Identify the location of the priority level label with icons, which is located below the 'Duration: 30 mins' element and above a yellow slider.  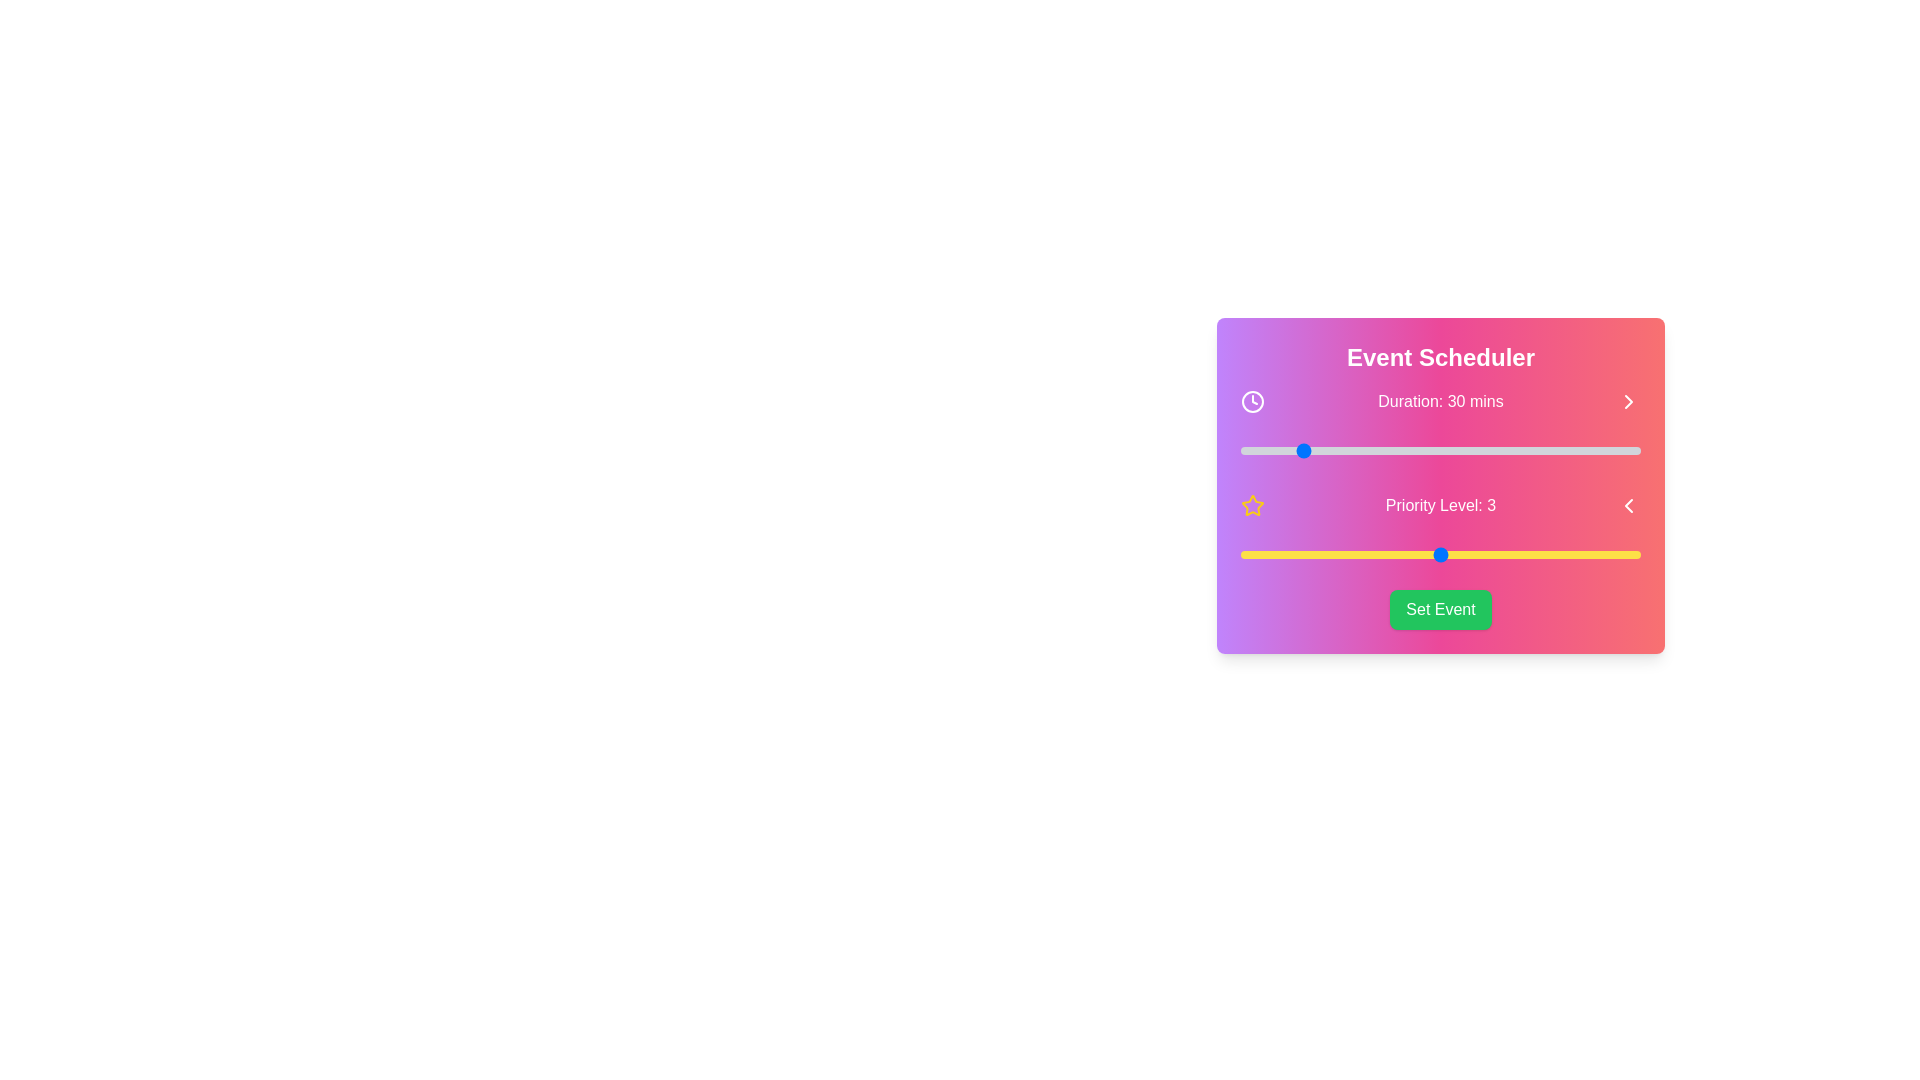
(1440, 504).